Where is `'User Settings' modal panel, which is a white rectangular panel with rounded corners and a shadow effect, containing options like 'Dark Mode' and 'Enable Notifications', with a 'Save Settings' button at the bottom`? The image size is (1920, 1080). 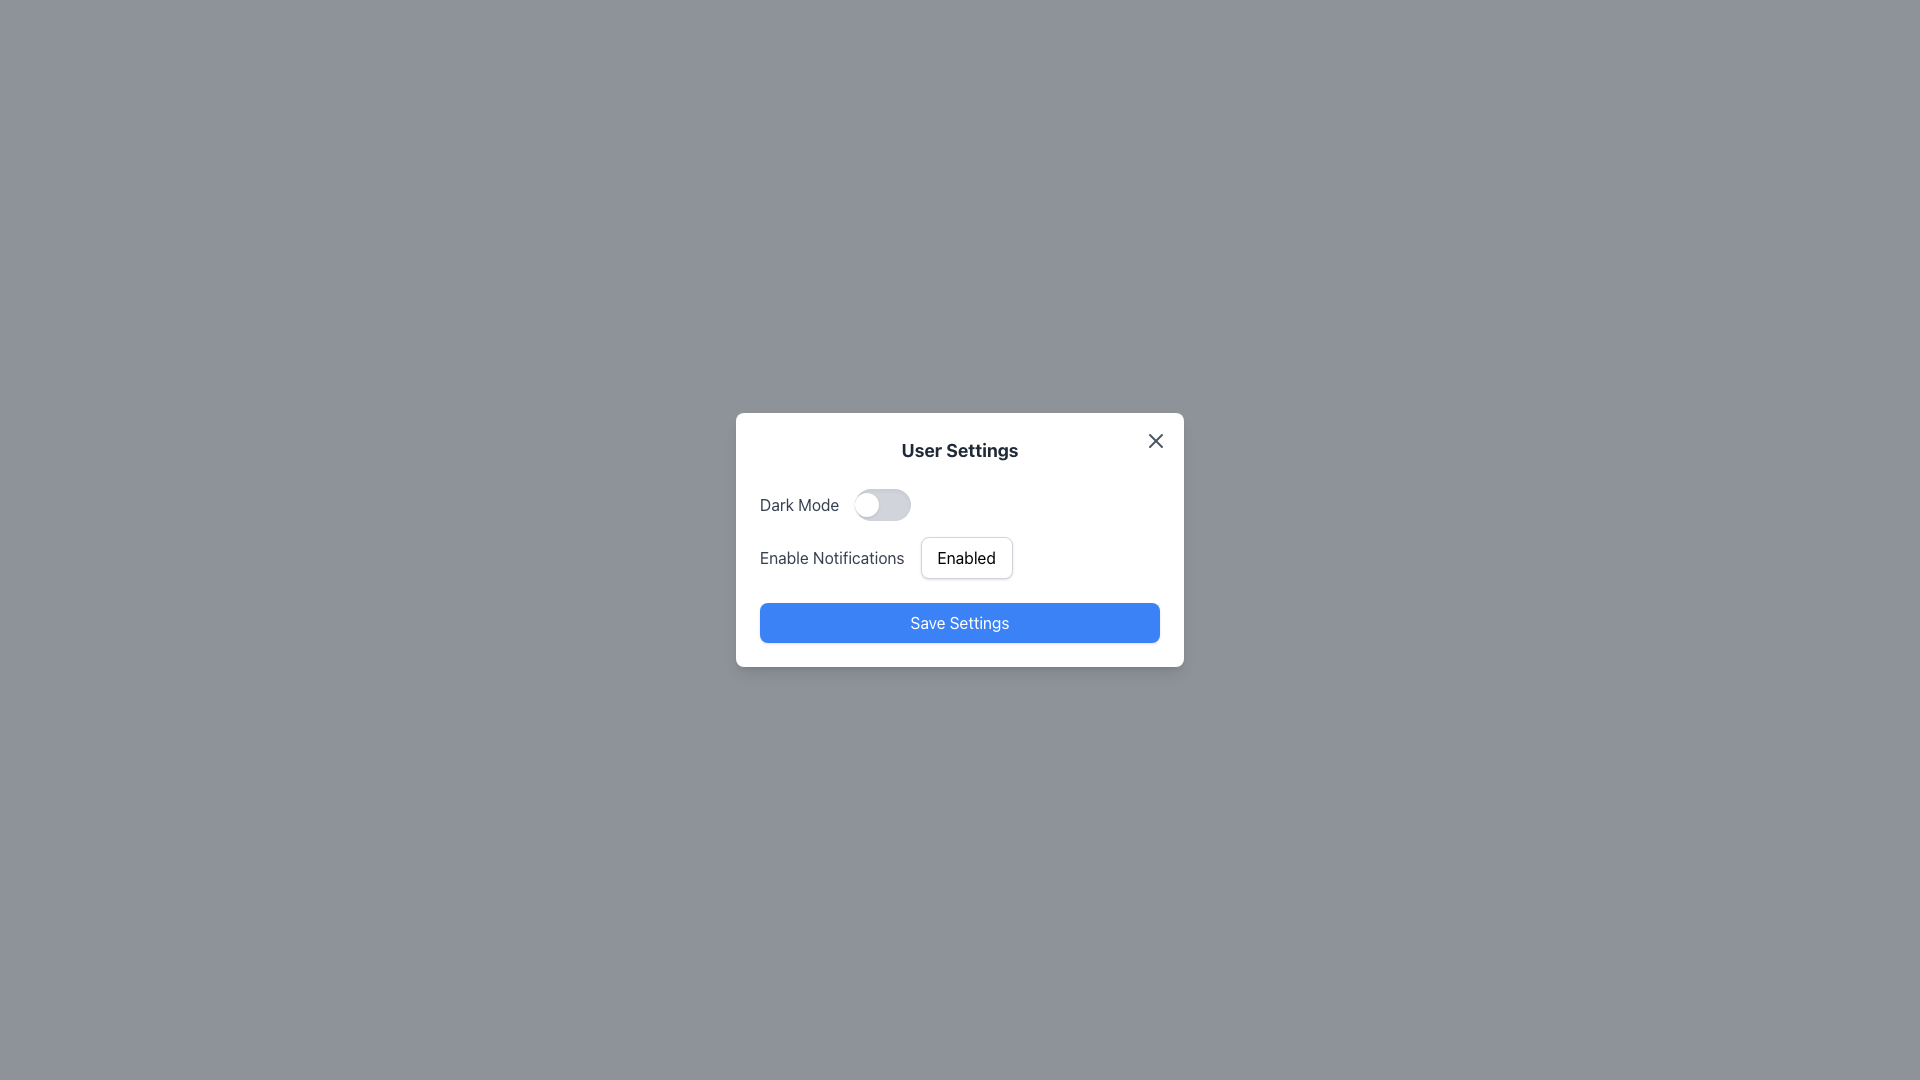 'User Settings' modal panel, which is a white rectangular panel with rounded corners and a shadow effect, containing options like 'Dark Mode' and 'Enable Notifications', with a 'Save Settings' button at the bottom is located at coordinates (960, 540).